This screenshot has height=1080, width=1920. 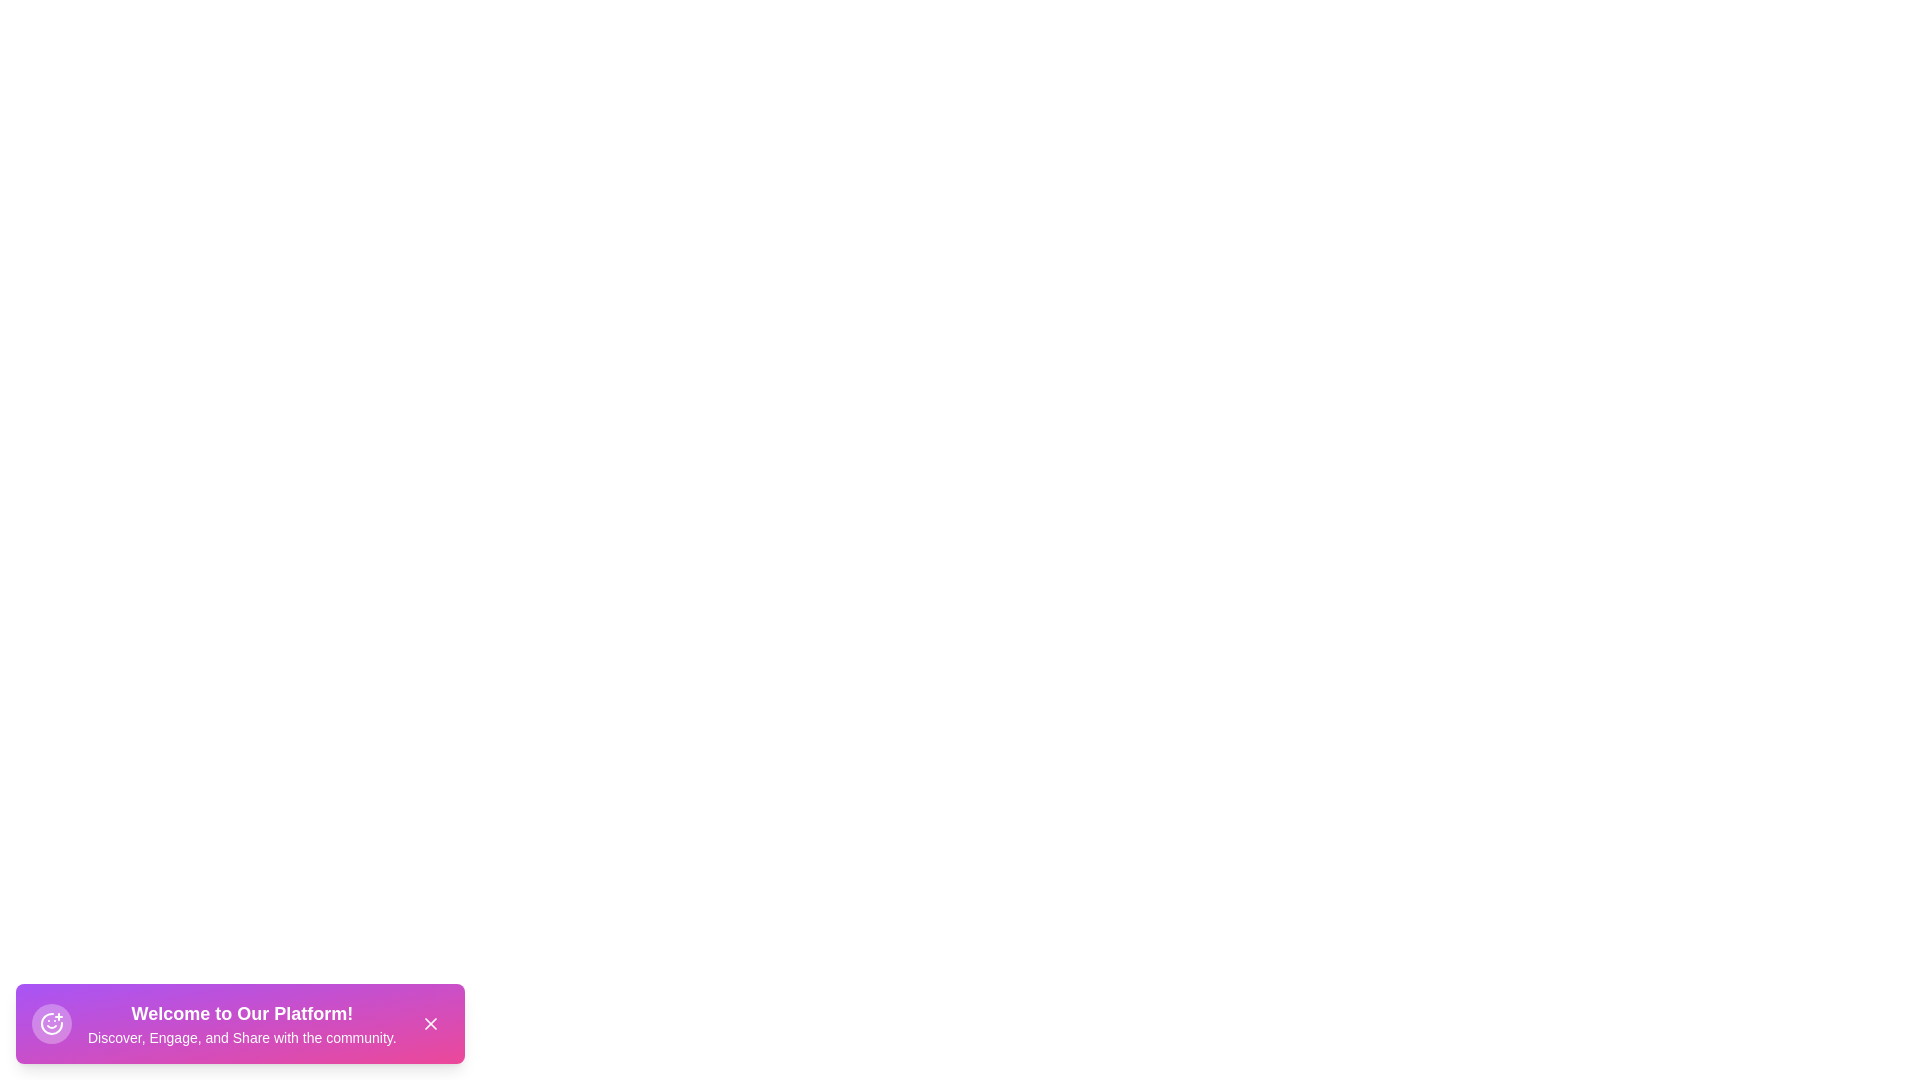 What do you see at coordinates (52, 1023) in the screenshot?
I see `the icon within the snackbar` at bounding box center [52, 1023].